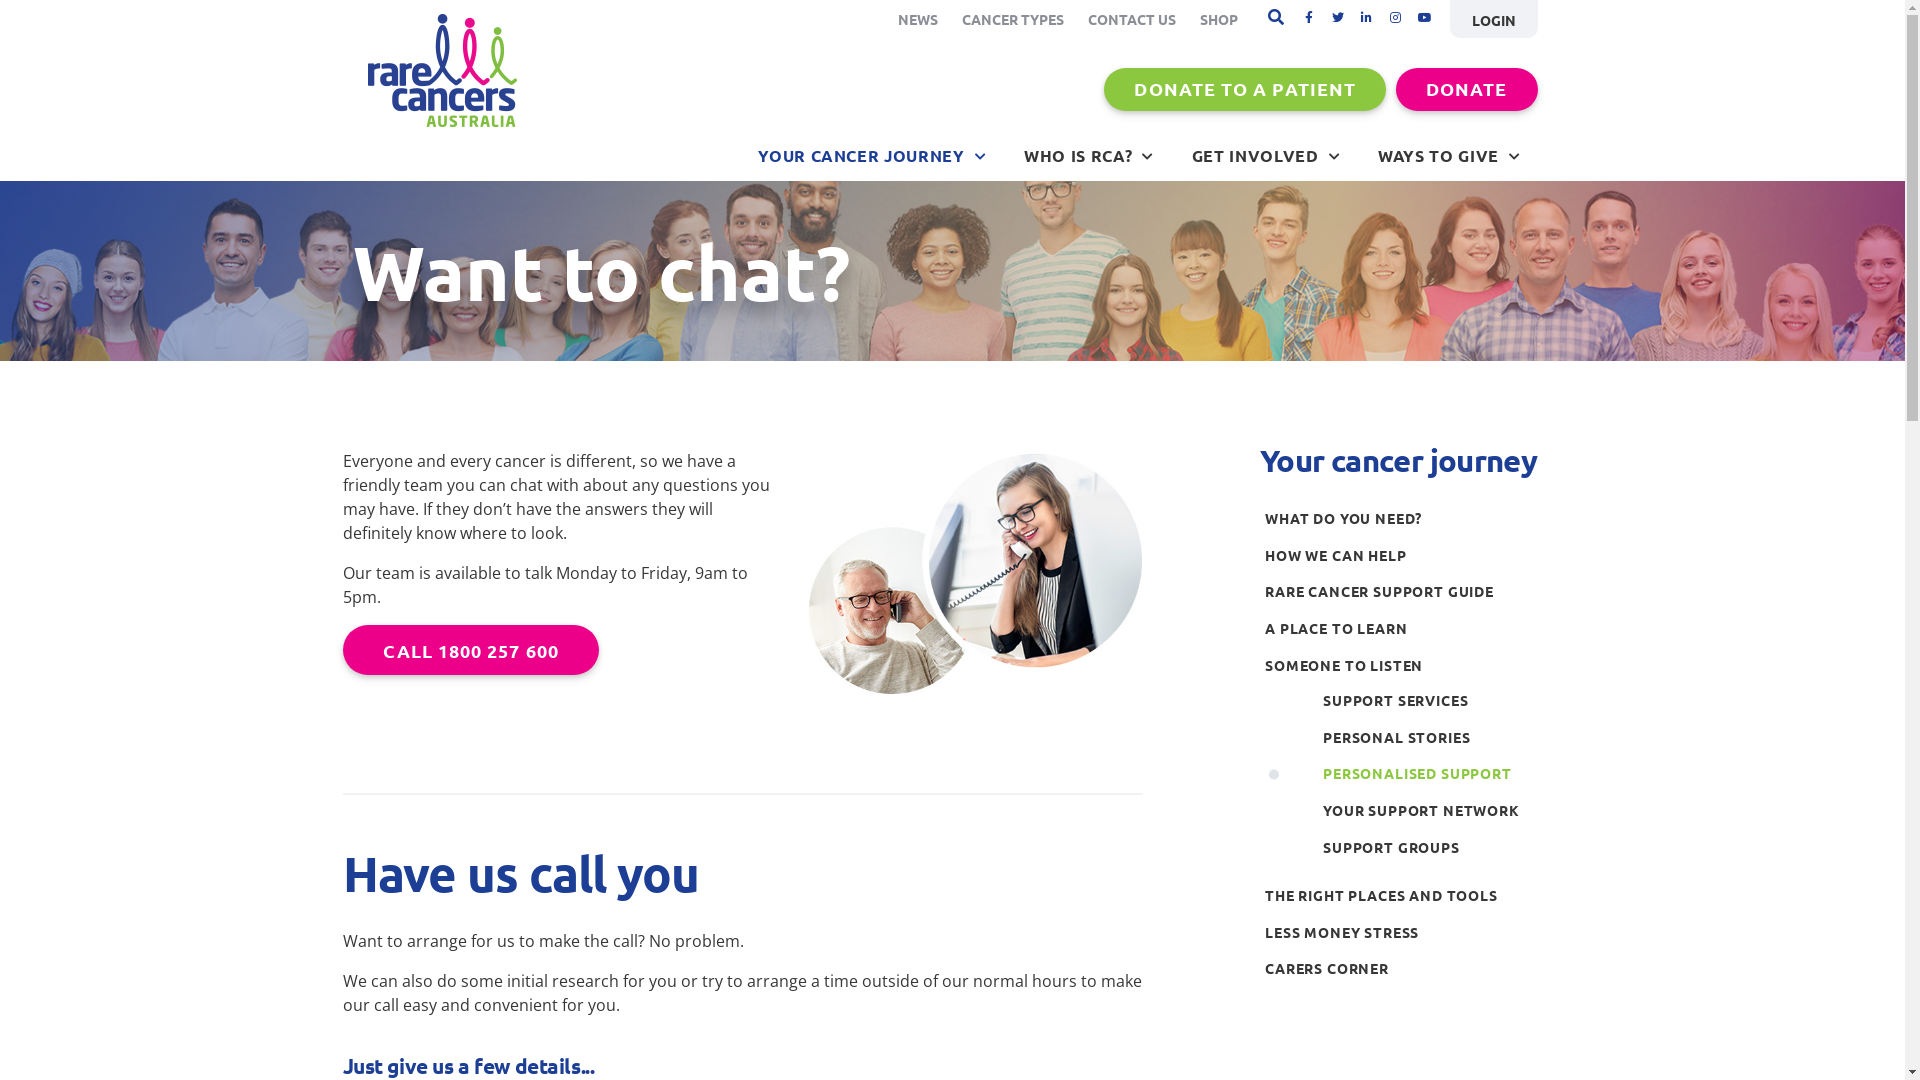 Image resolution: width=1920 pixels, height=1080 pixels. What do you see at coordinates (1434, 847) in the screenshot?
I see `'SUPPORT GROUPS'` at bounding box center [1434, 847].